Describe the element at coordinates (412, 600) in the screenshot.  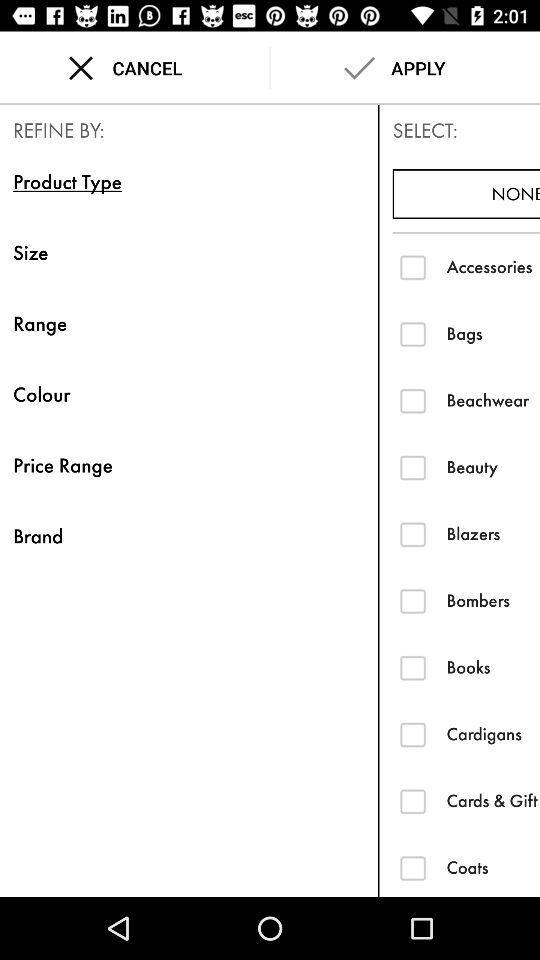
I see `include in search` at that location.